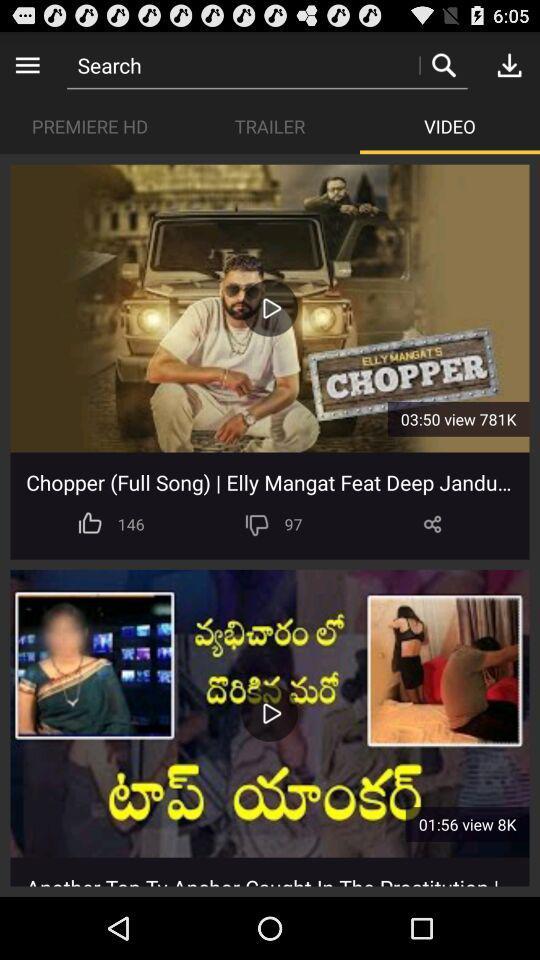 Image resolution: width=540 pixels, height=960 pixels. What do you see at coordinates (257, 523) in the screenshot?
I see `downvote the video` at bounding box center [257, 523].